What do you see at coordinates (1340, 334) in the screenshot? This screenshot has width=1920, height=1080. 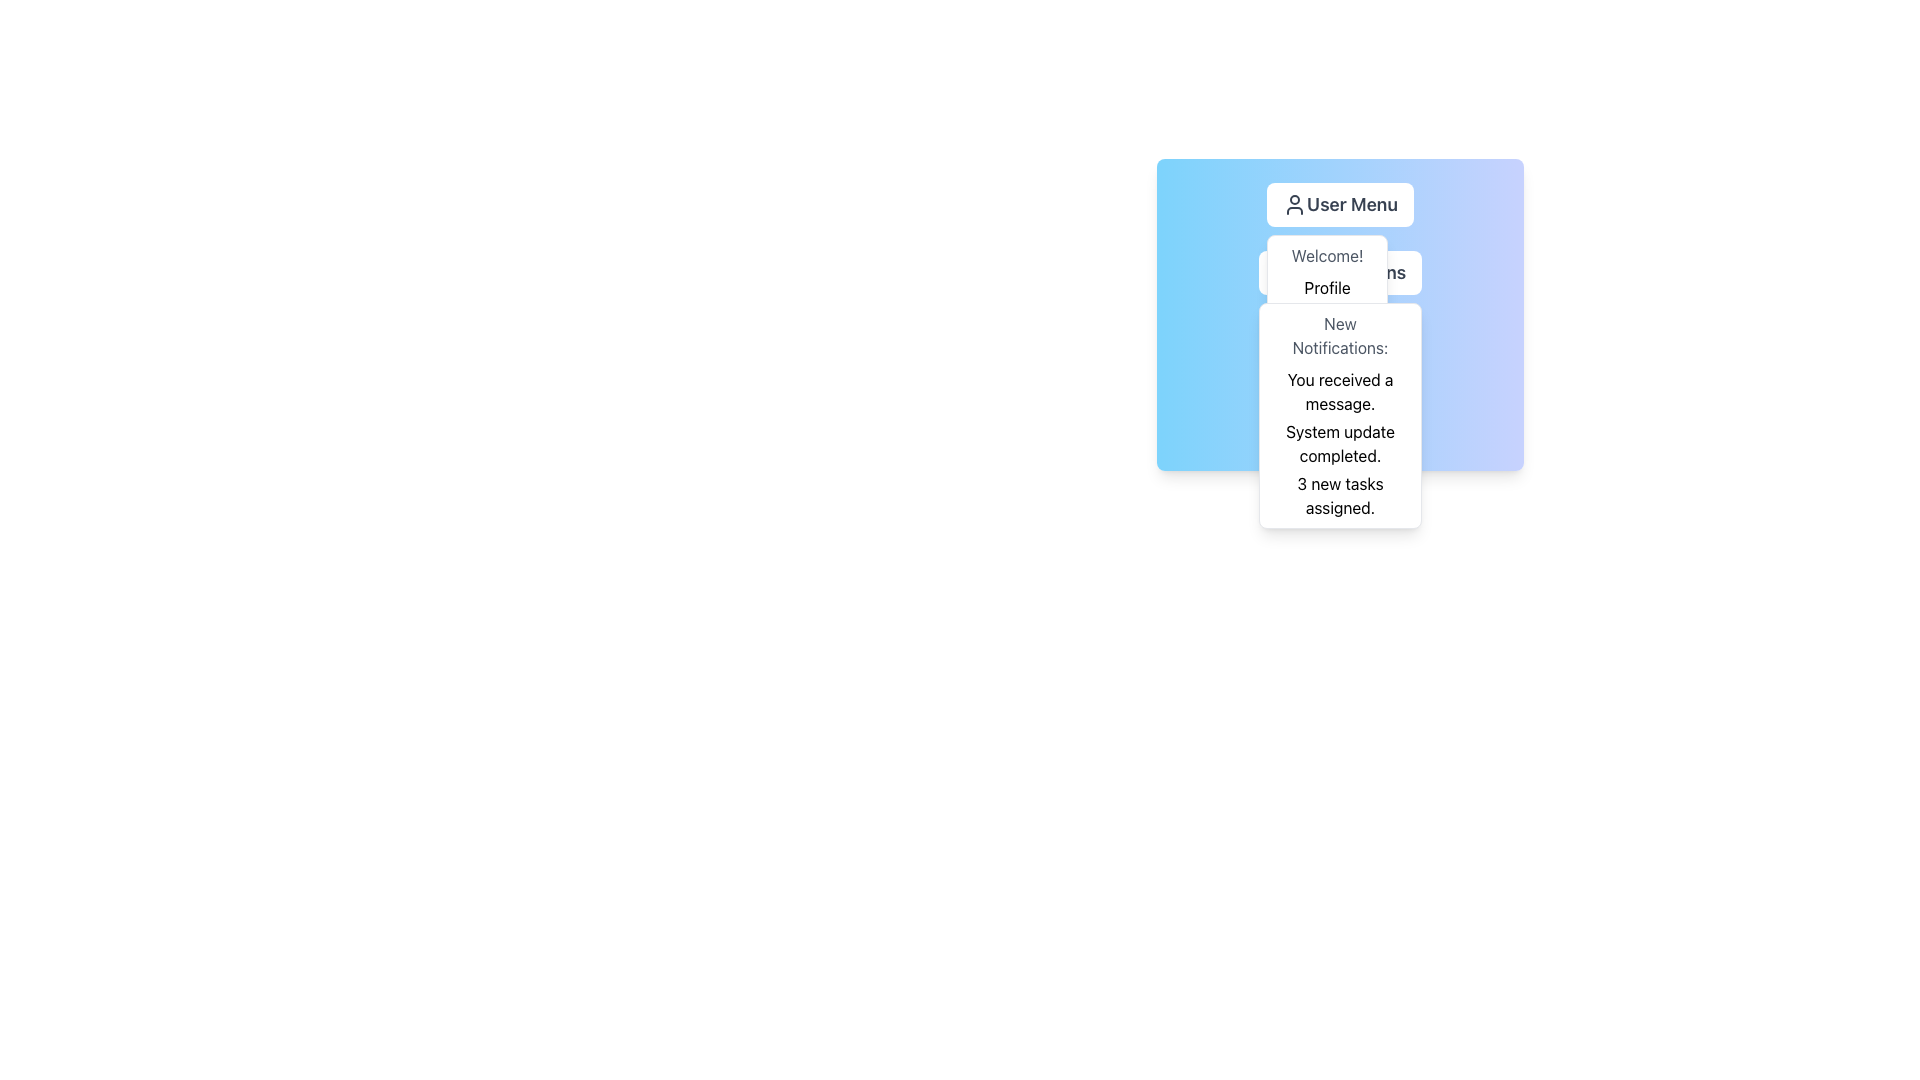 I see `text label that displays 'New Notifications:' located at the top of the dropdown popup containing further notifications` at bounding box center [1340, 334].